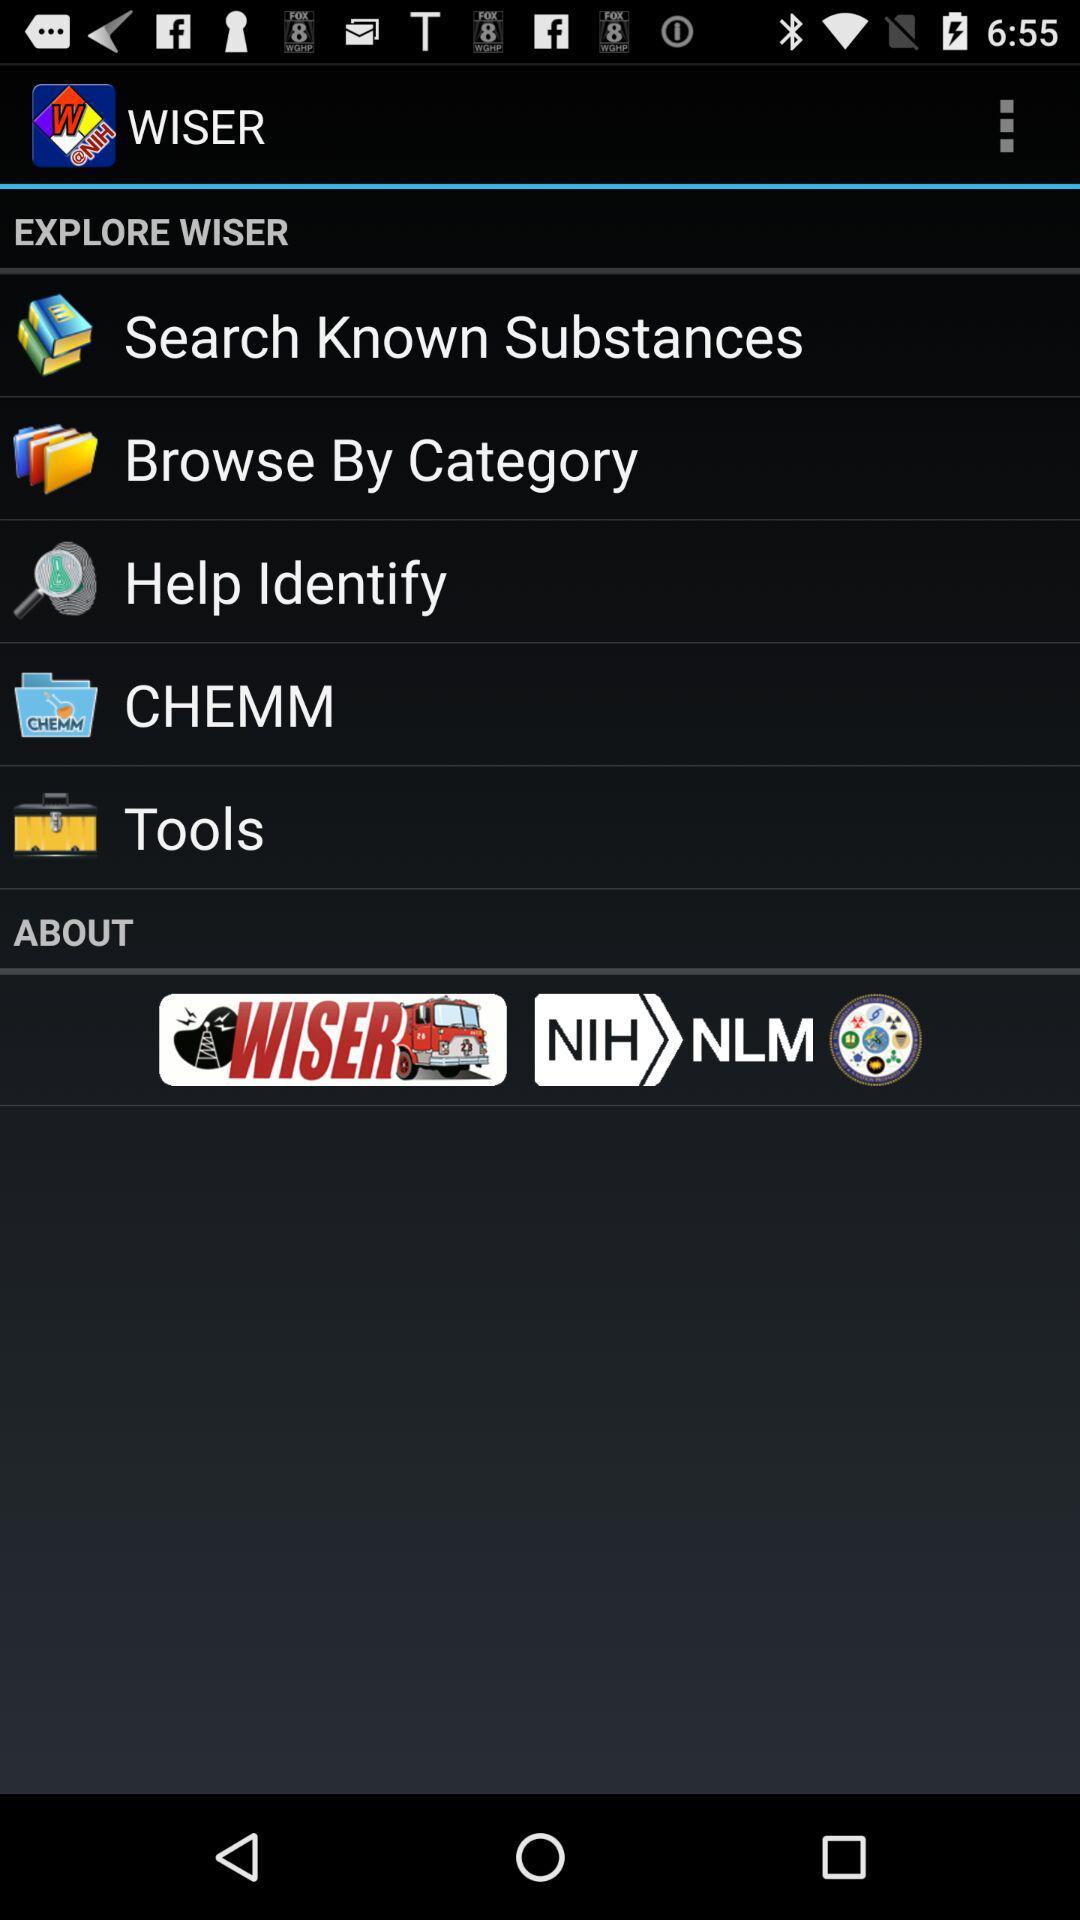 This screenshot has height=1920, width=1080. What do you see at coordinates (600, 579) in the screenshot?
I see `the item above chemm app` at bounding box center [600, 579].